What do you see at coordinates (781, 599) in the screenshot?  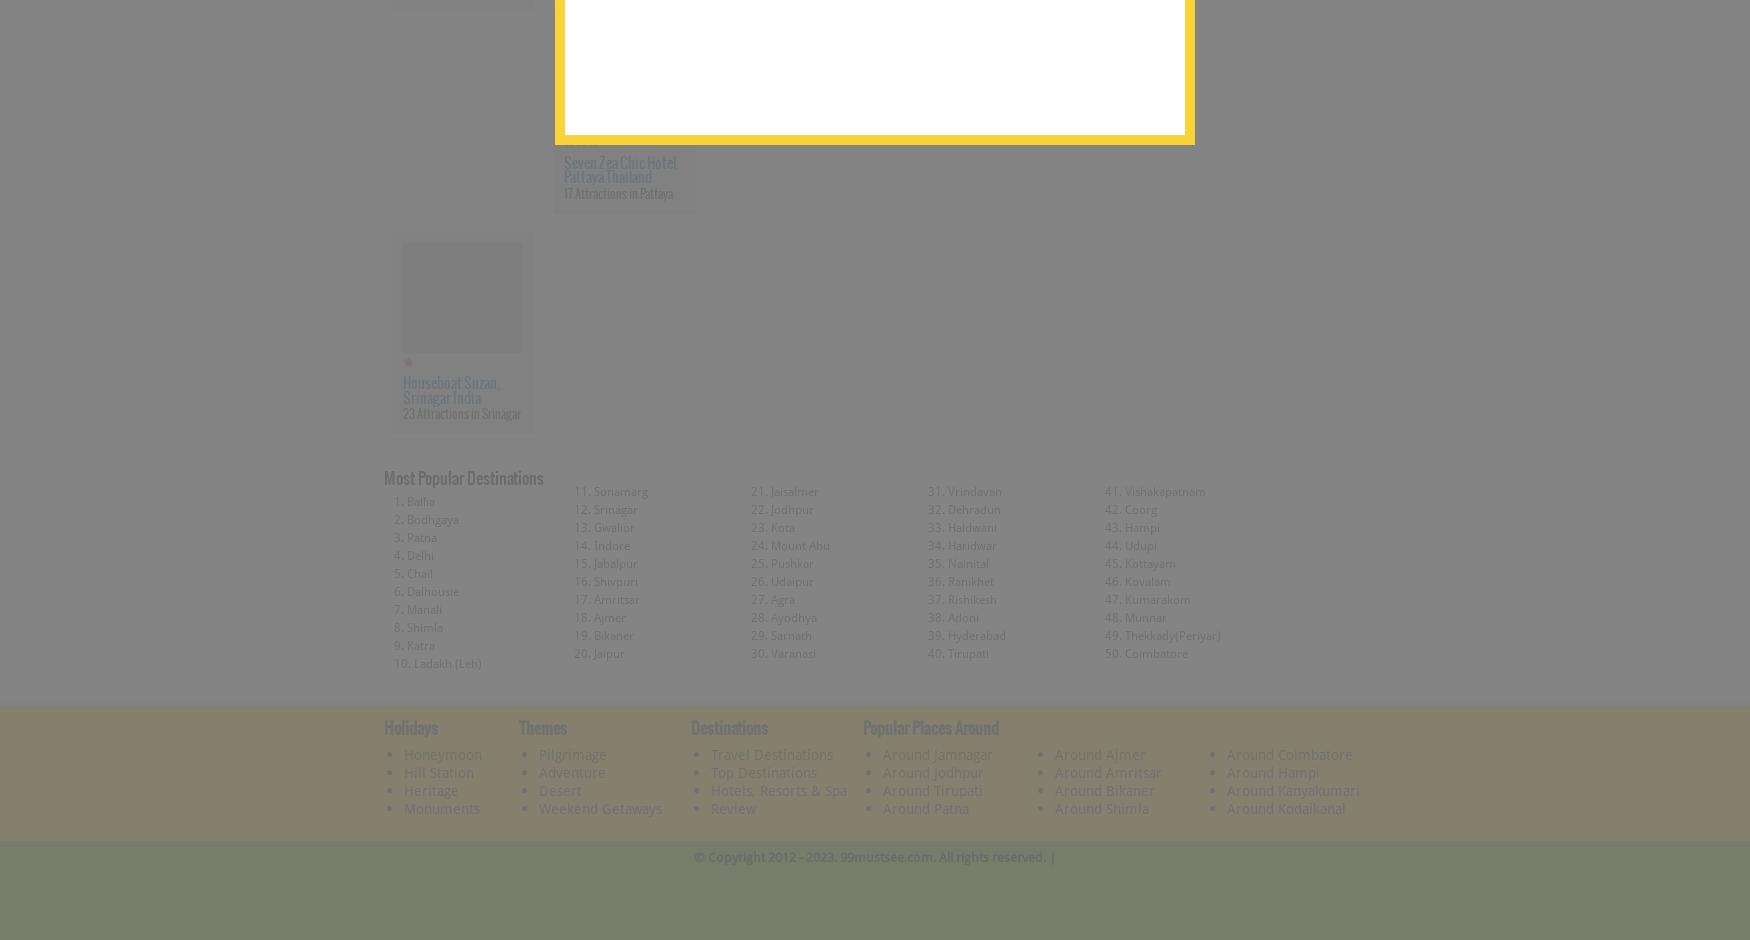 I see `'Agra'` at bounding box center [781, 599].